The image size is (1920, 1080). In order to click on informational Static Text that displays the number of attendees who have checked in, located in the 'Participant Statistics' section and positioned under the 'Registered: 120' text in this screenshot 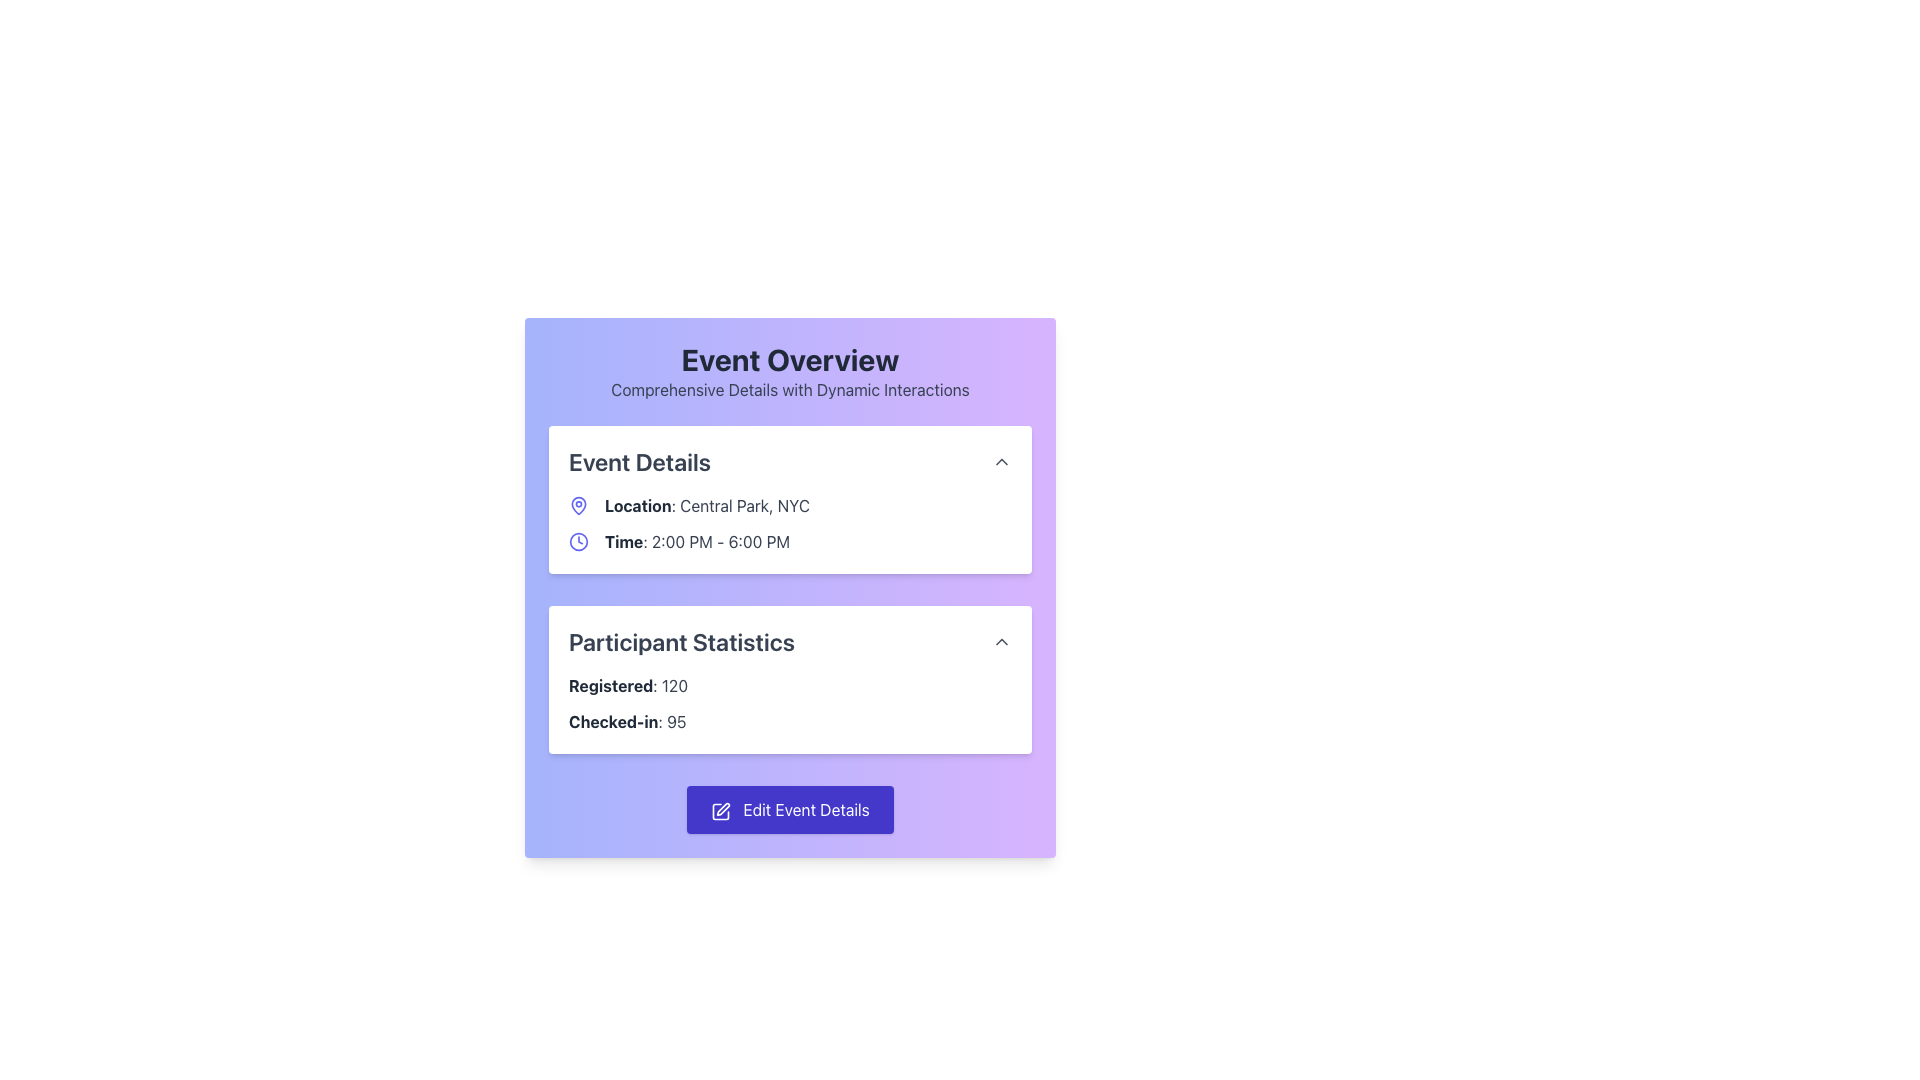, I will do `click(626, 721)`.